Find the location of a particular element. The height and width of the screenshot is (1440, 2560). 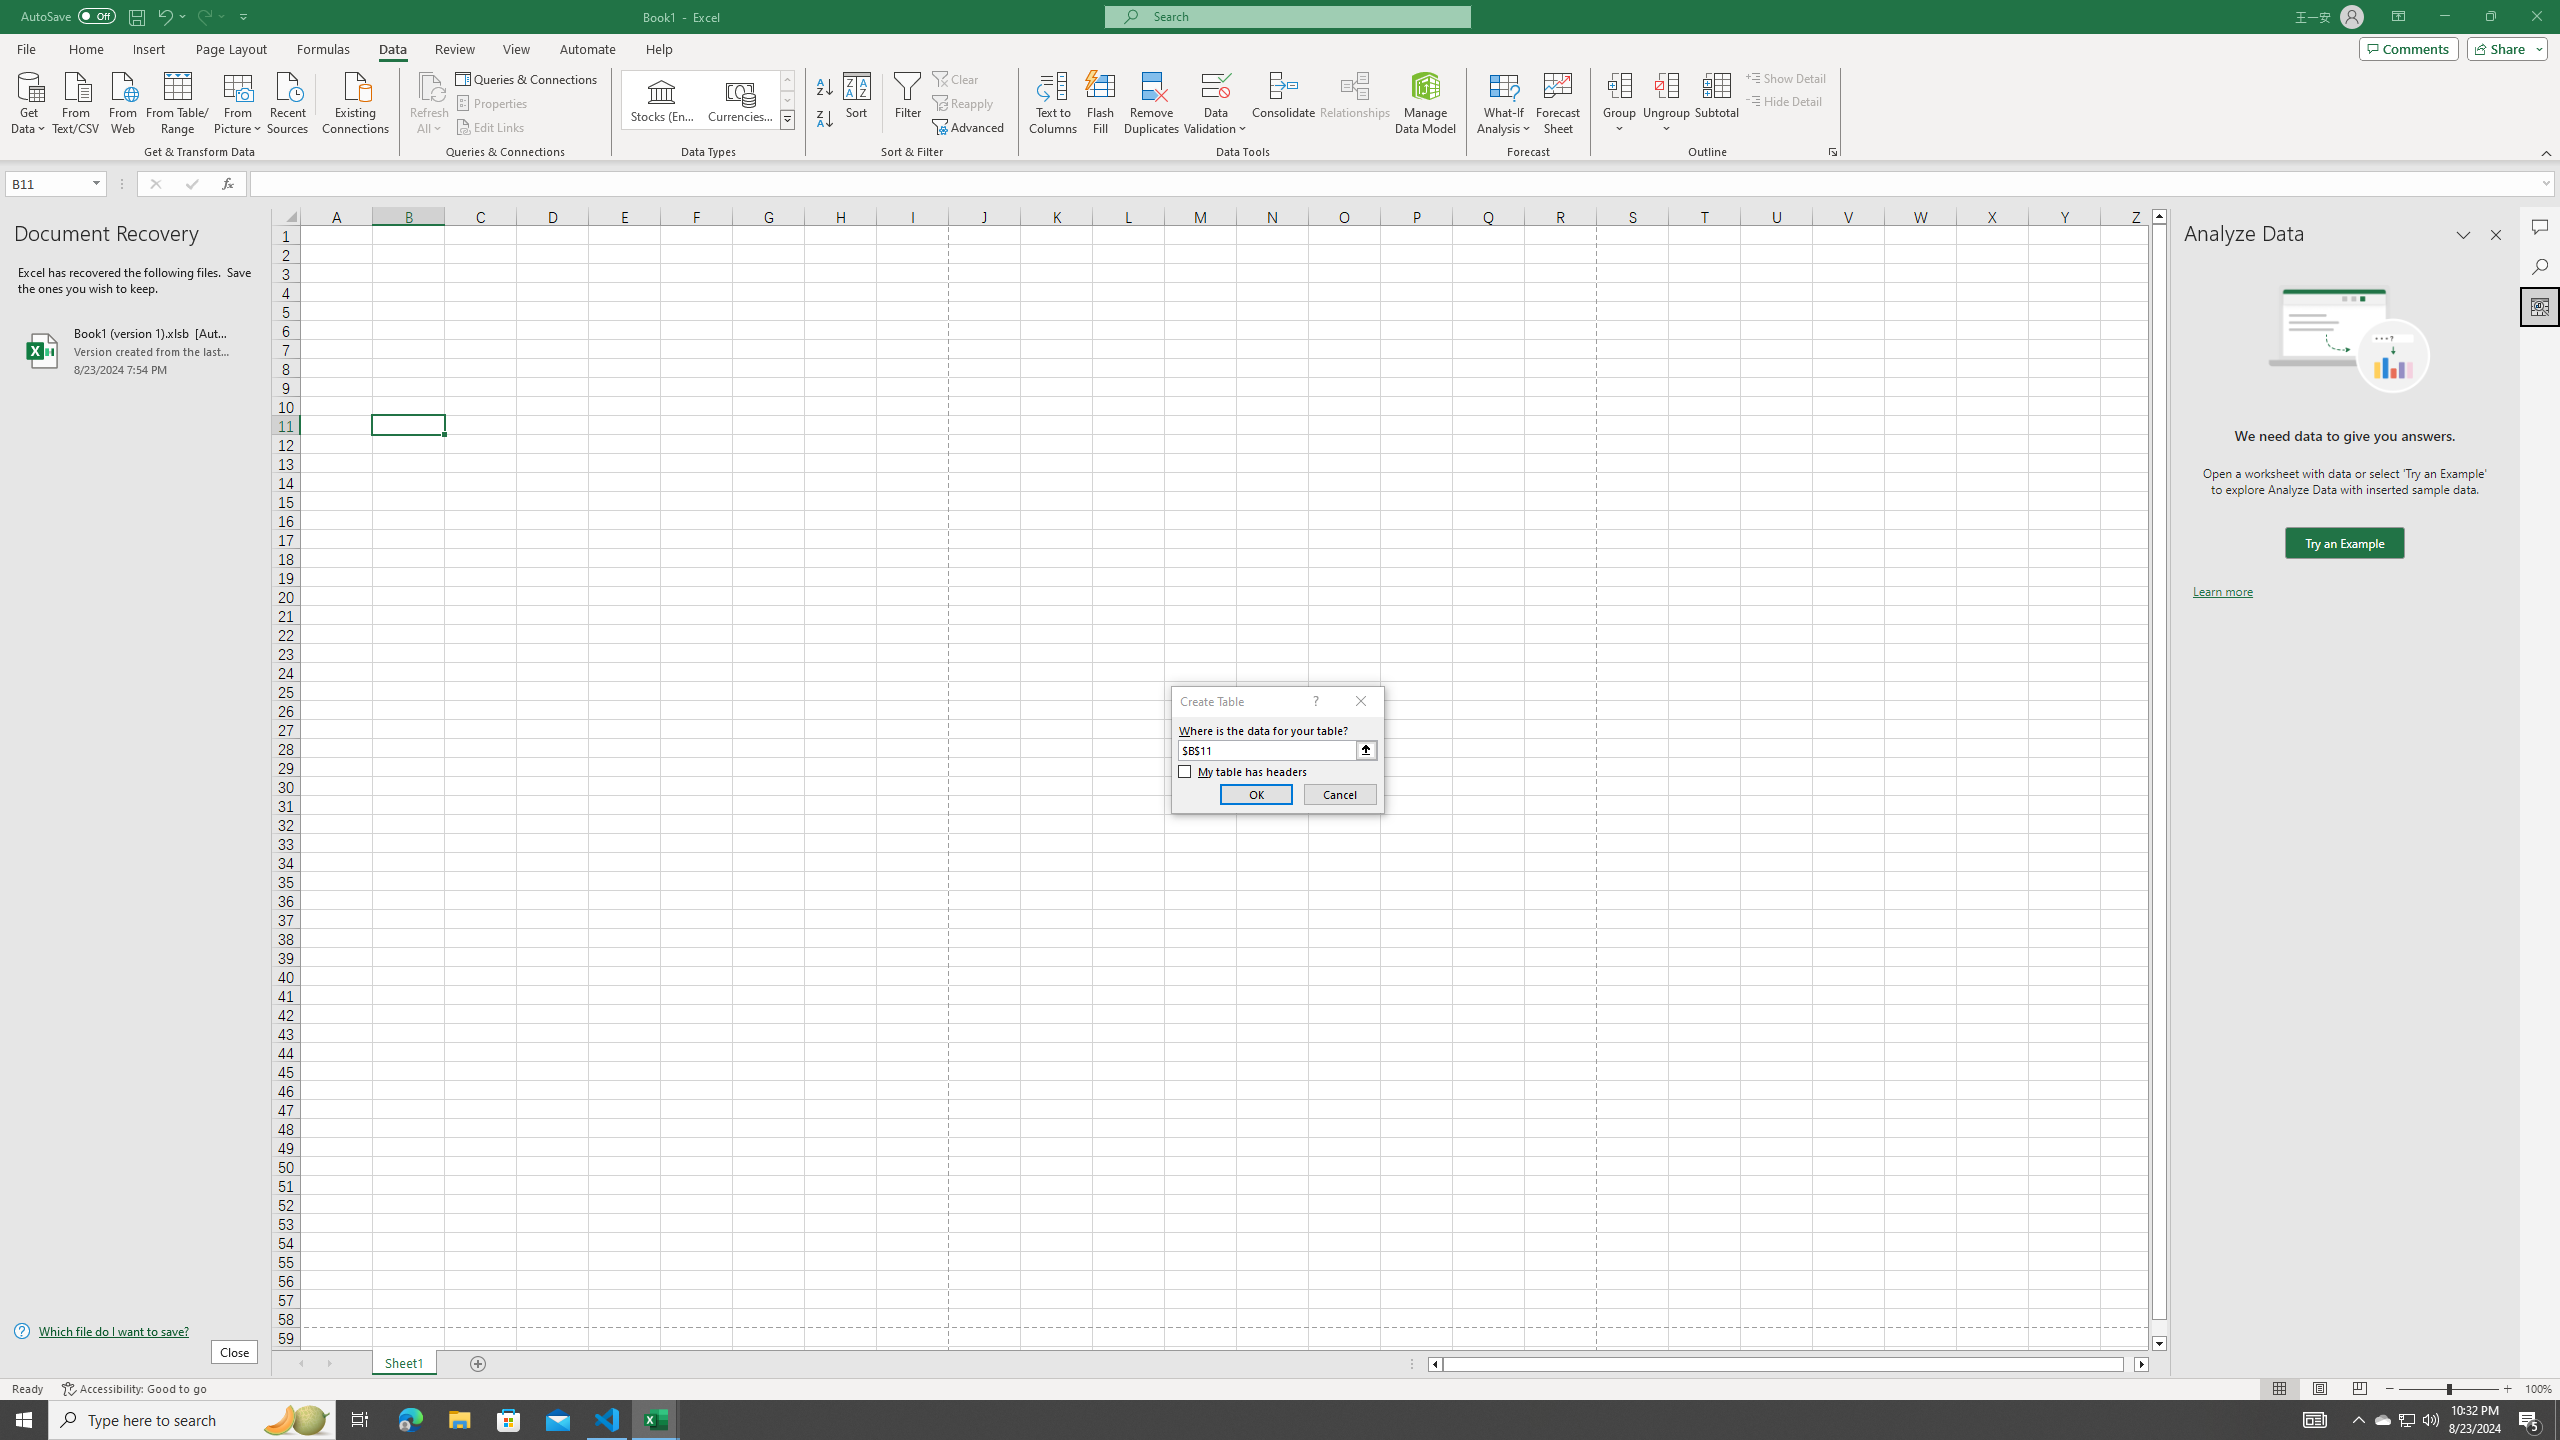

'Get Data' is located at coordinates (28, 100).